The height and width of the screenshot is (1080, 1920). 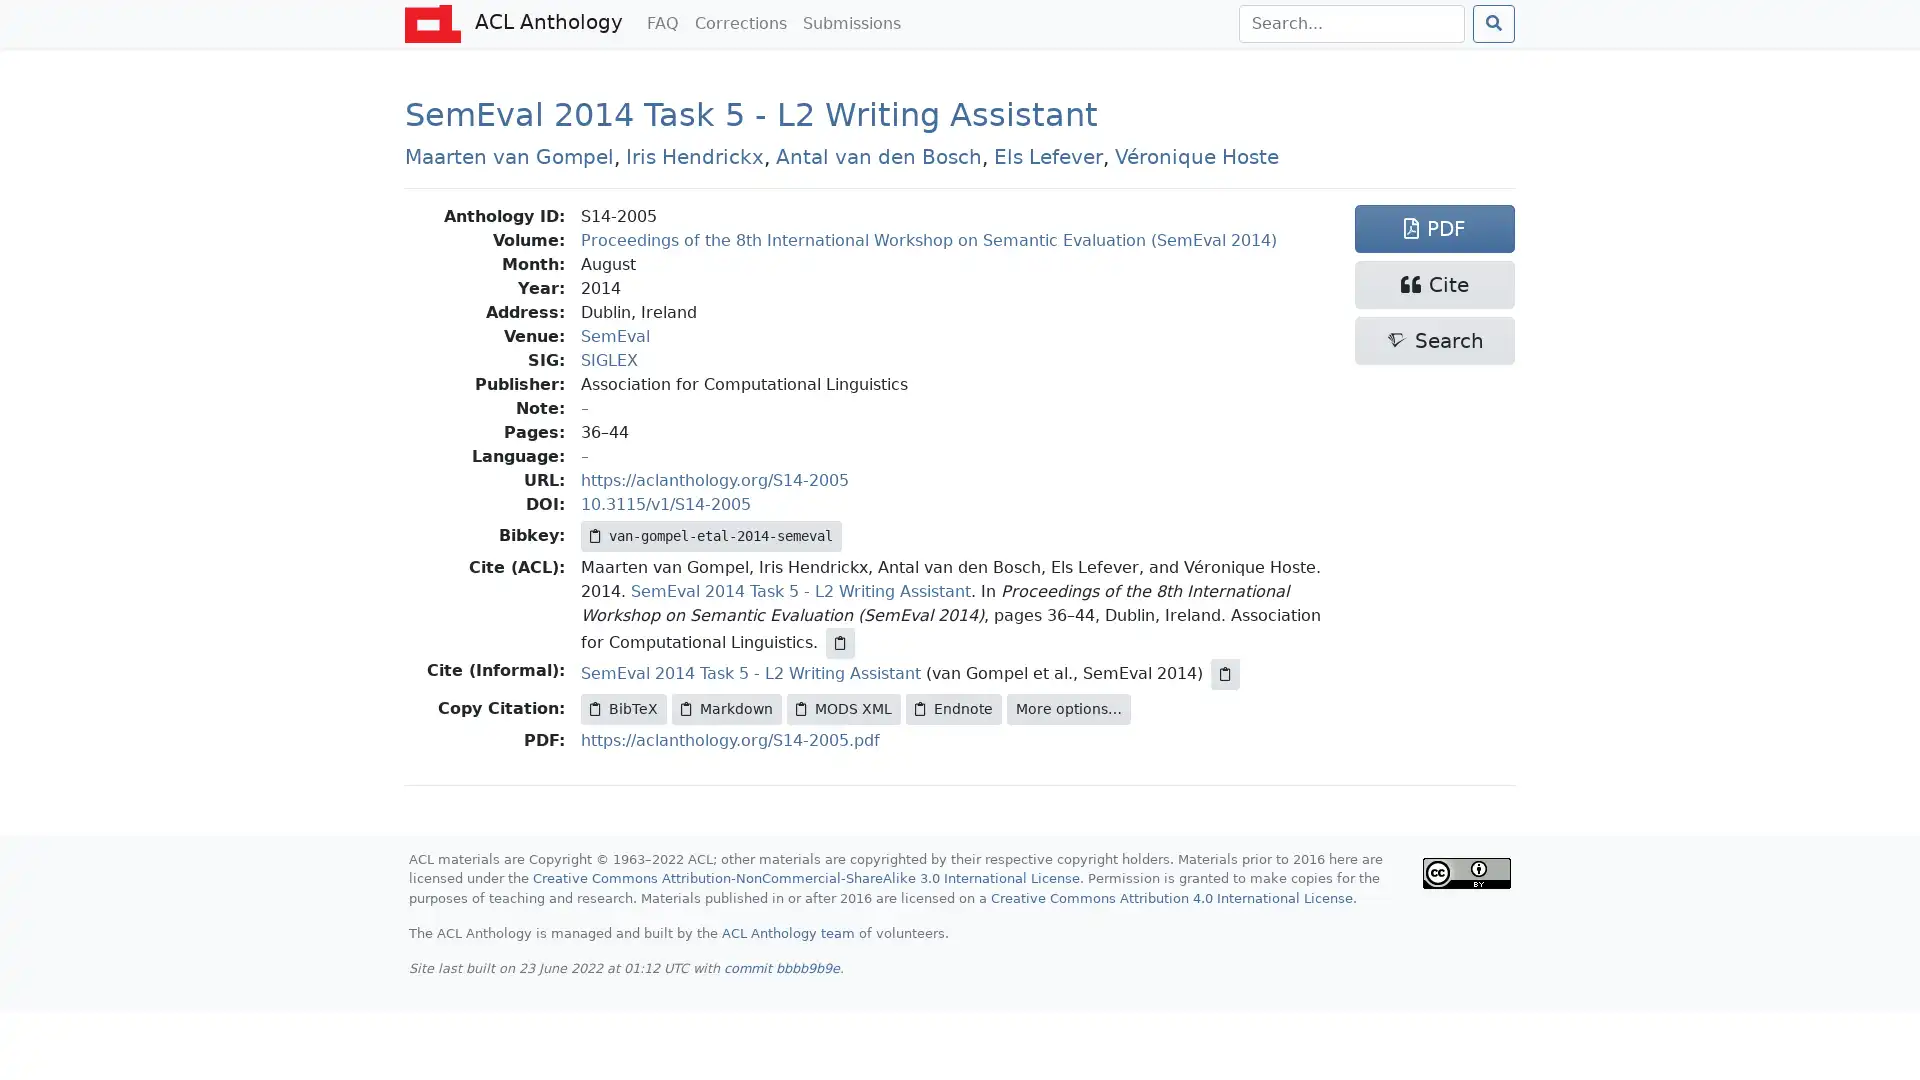 I want to click on MODS XML, so click(x=844, y=708).